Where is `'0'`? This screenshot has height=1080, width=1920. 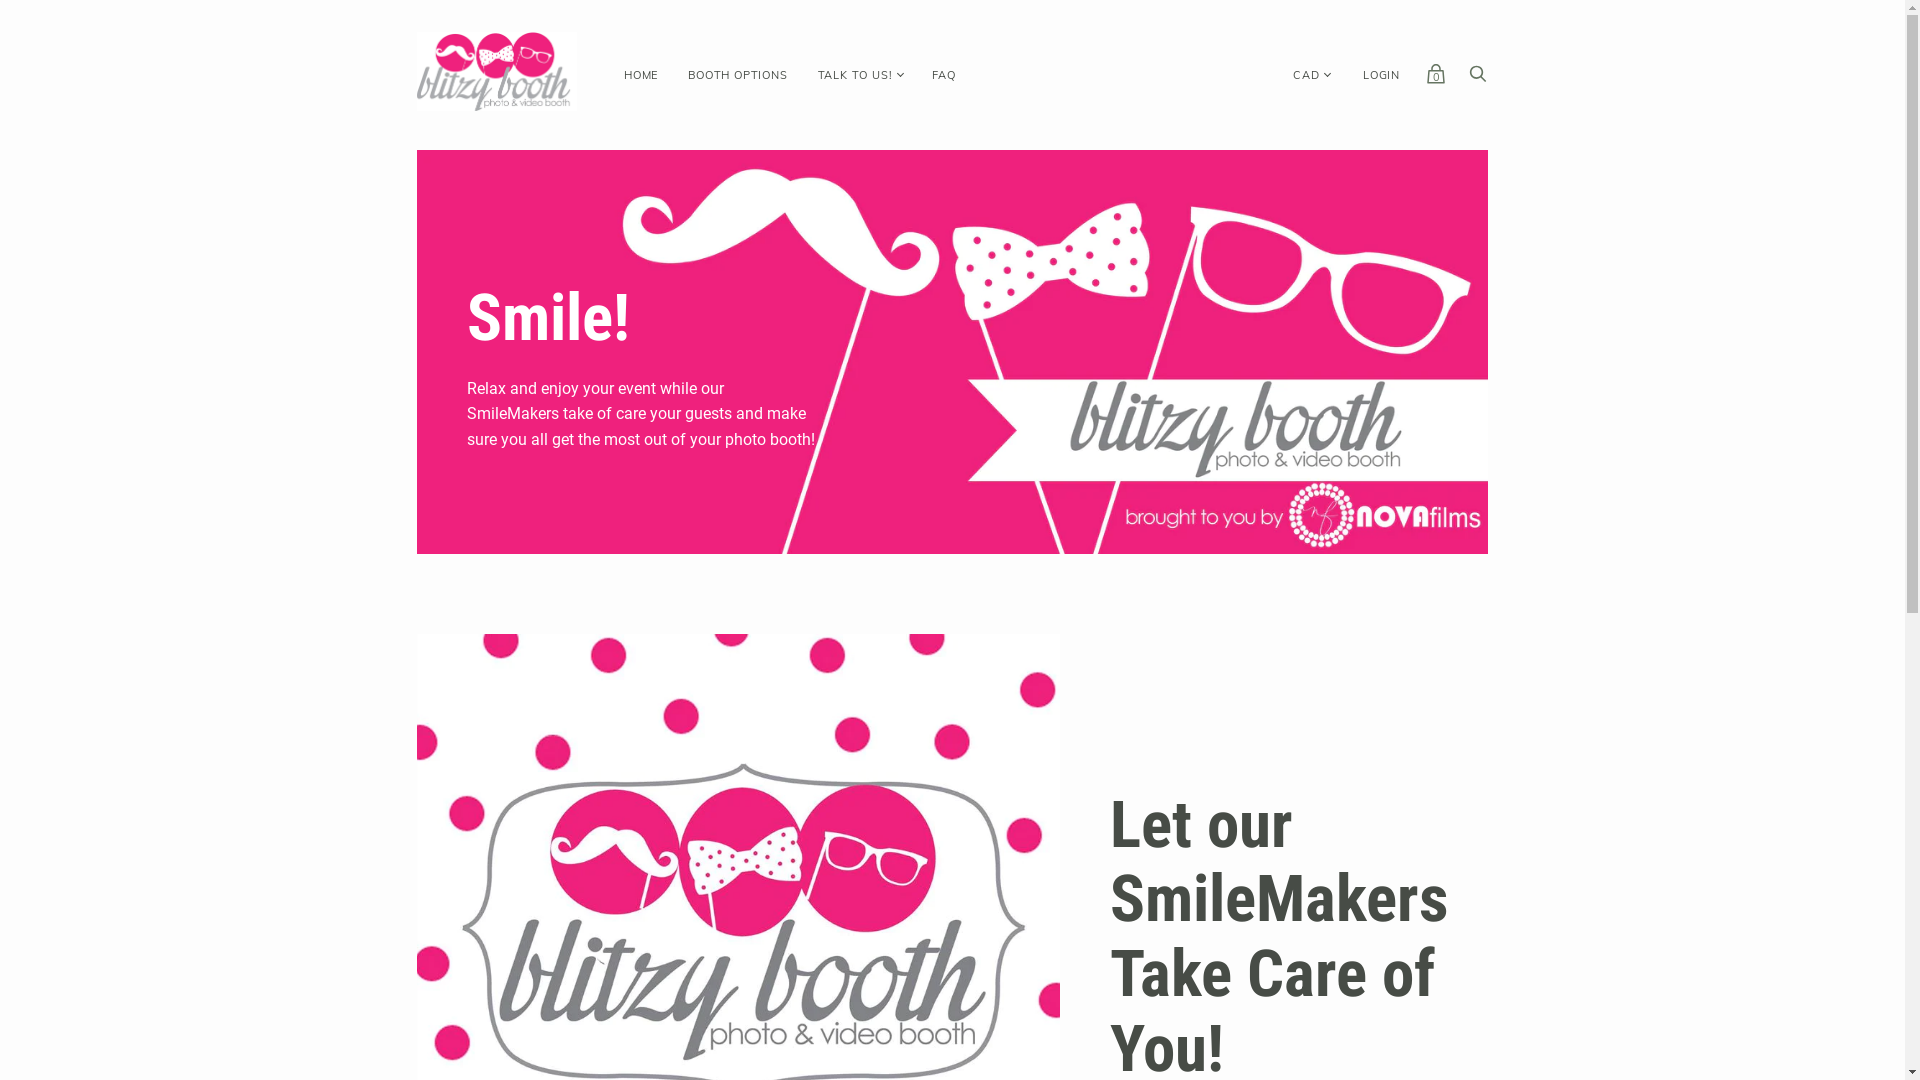 '0' is located at coordinates (1424, 77).